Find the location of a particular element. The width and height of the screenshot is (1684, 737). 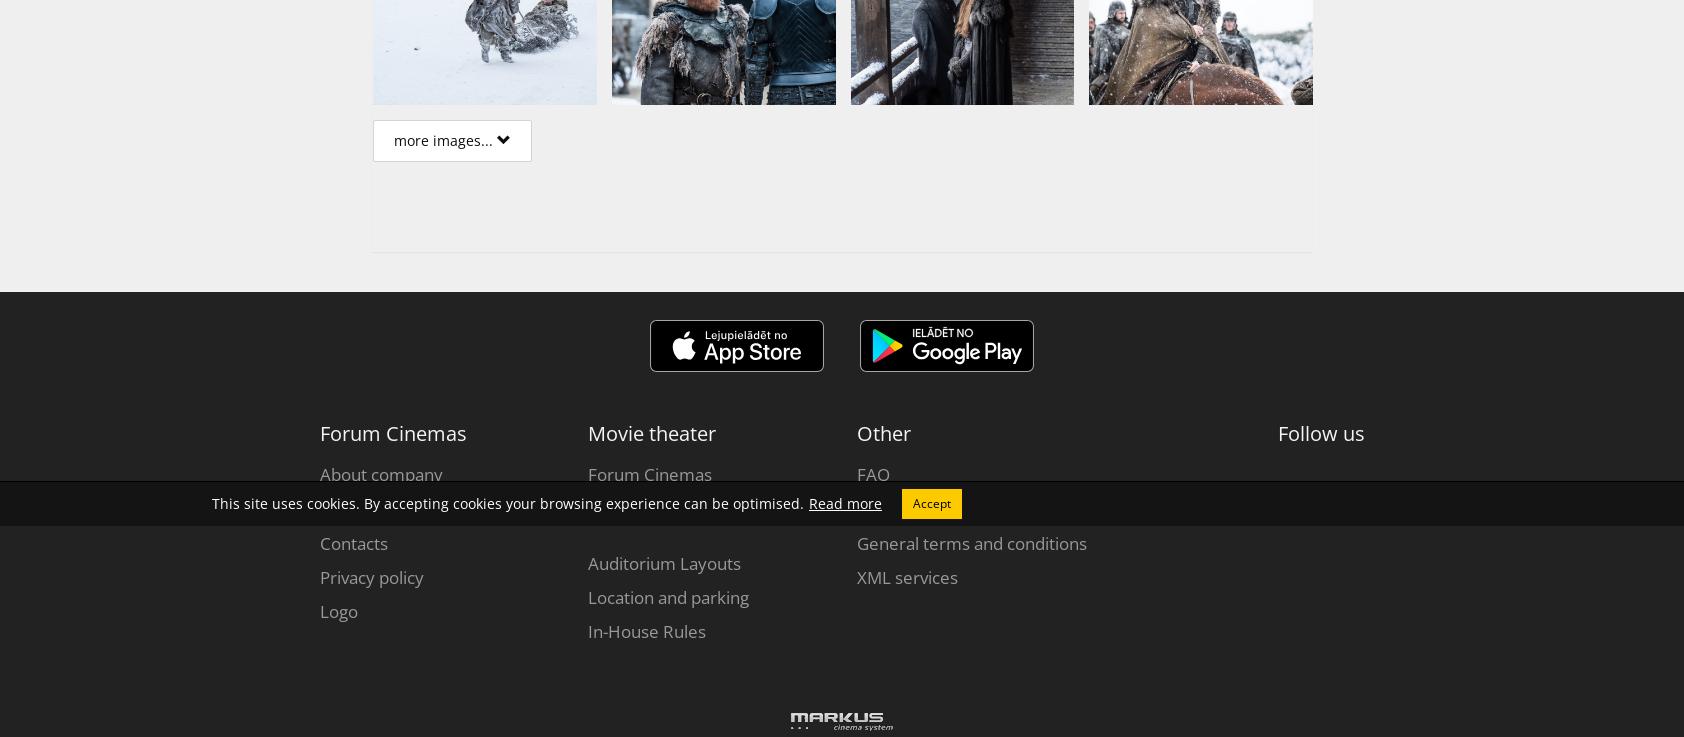

'Movie theater' is located at coordinates (587, 432).